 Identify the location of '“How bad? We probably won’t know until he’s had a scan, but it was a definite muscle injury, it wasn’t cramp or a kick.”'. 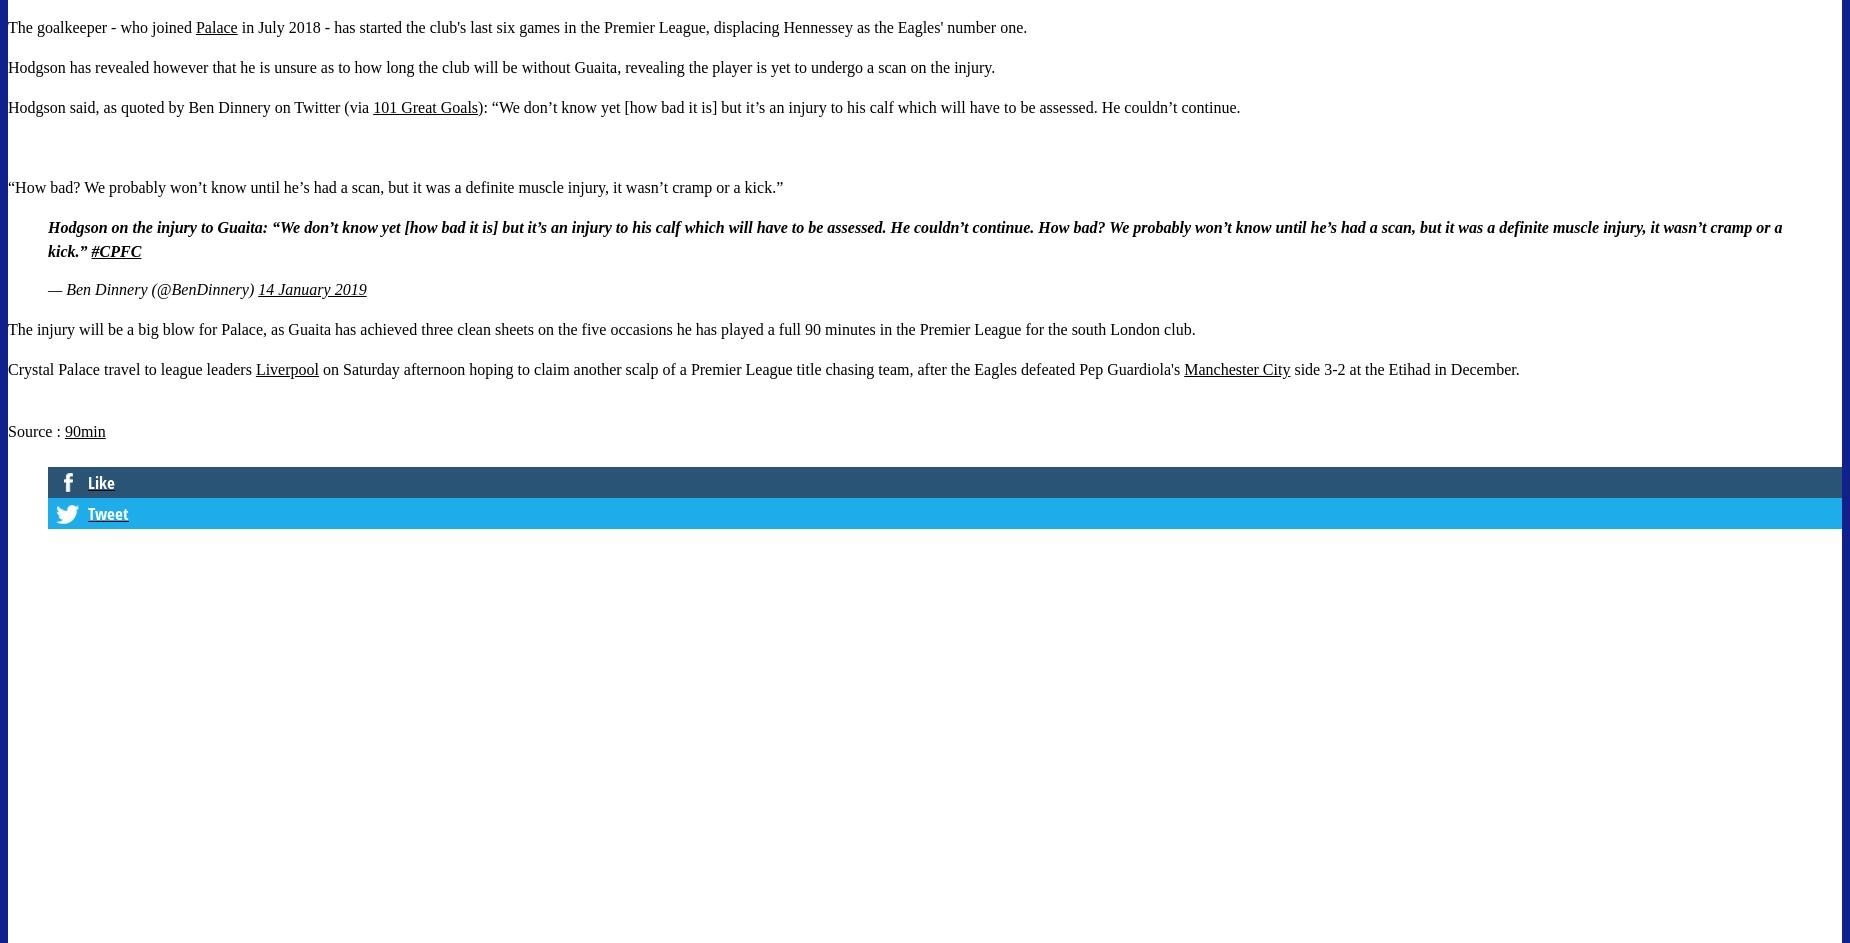
(394, 186).